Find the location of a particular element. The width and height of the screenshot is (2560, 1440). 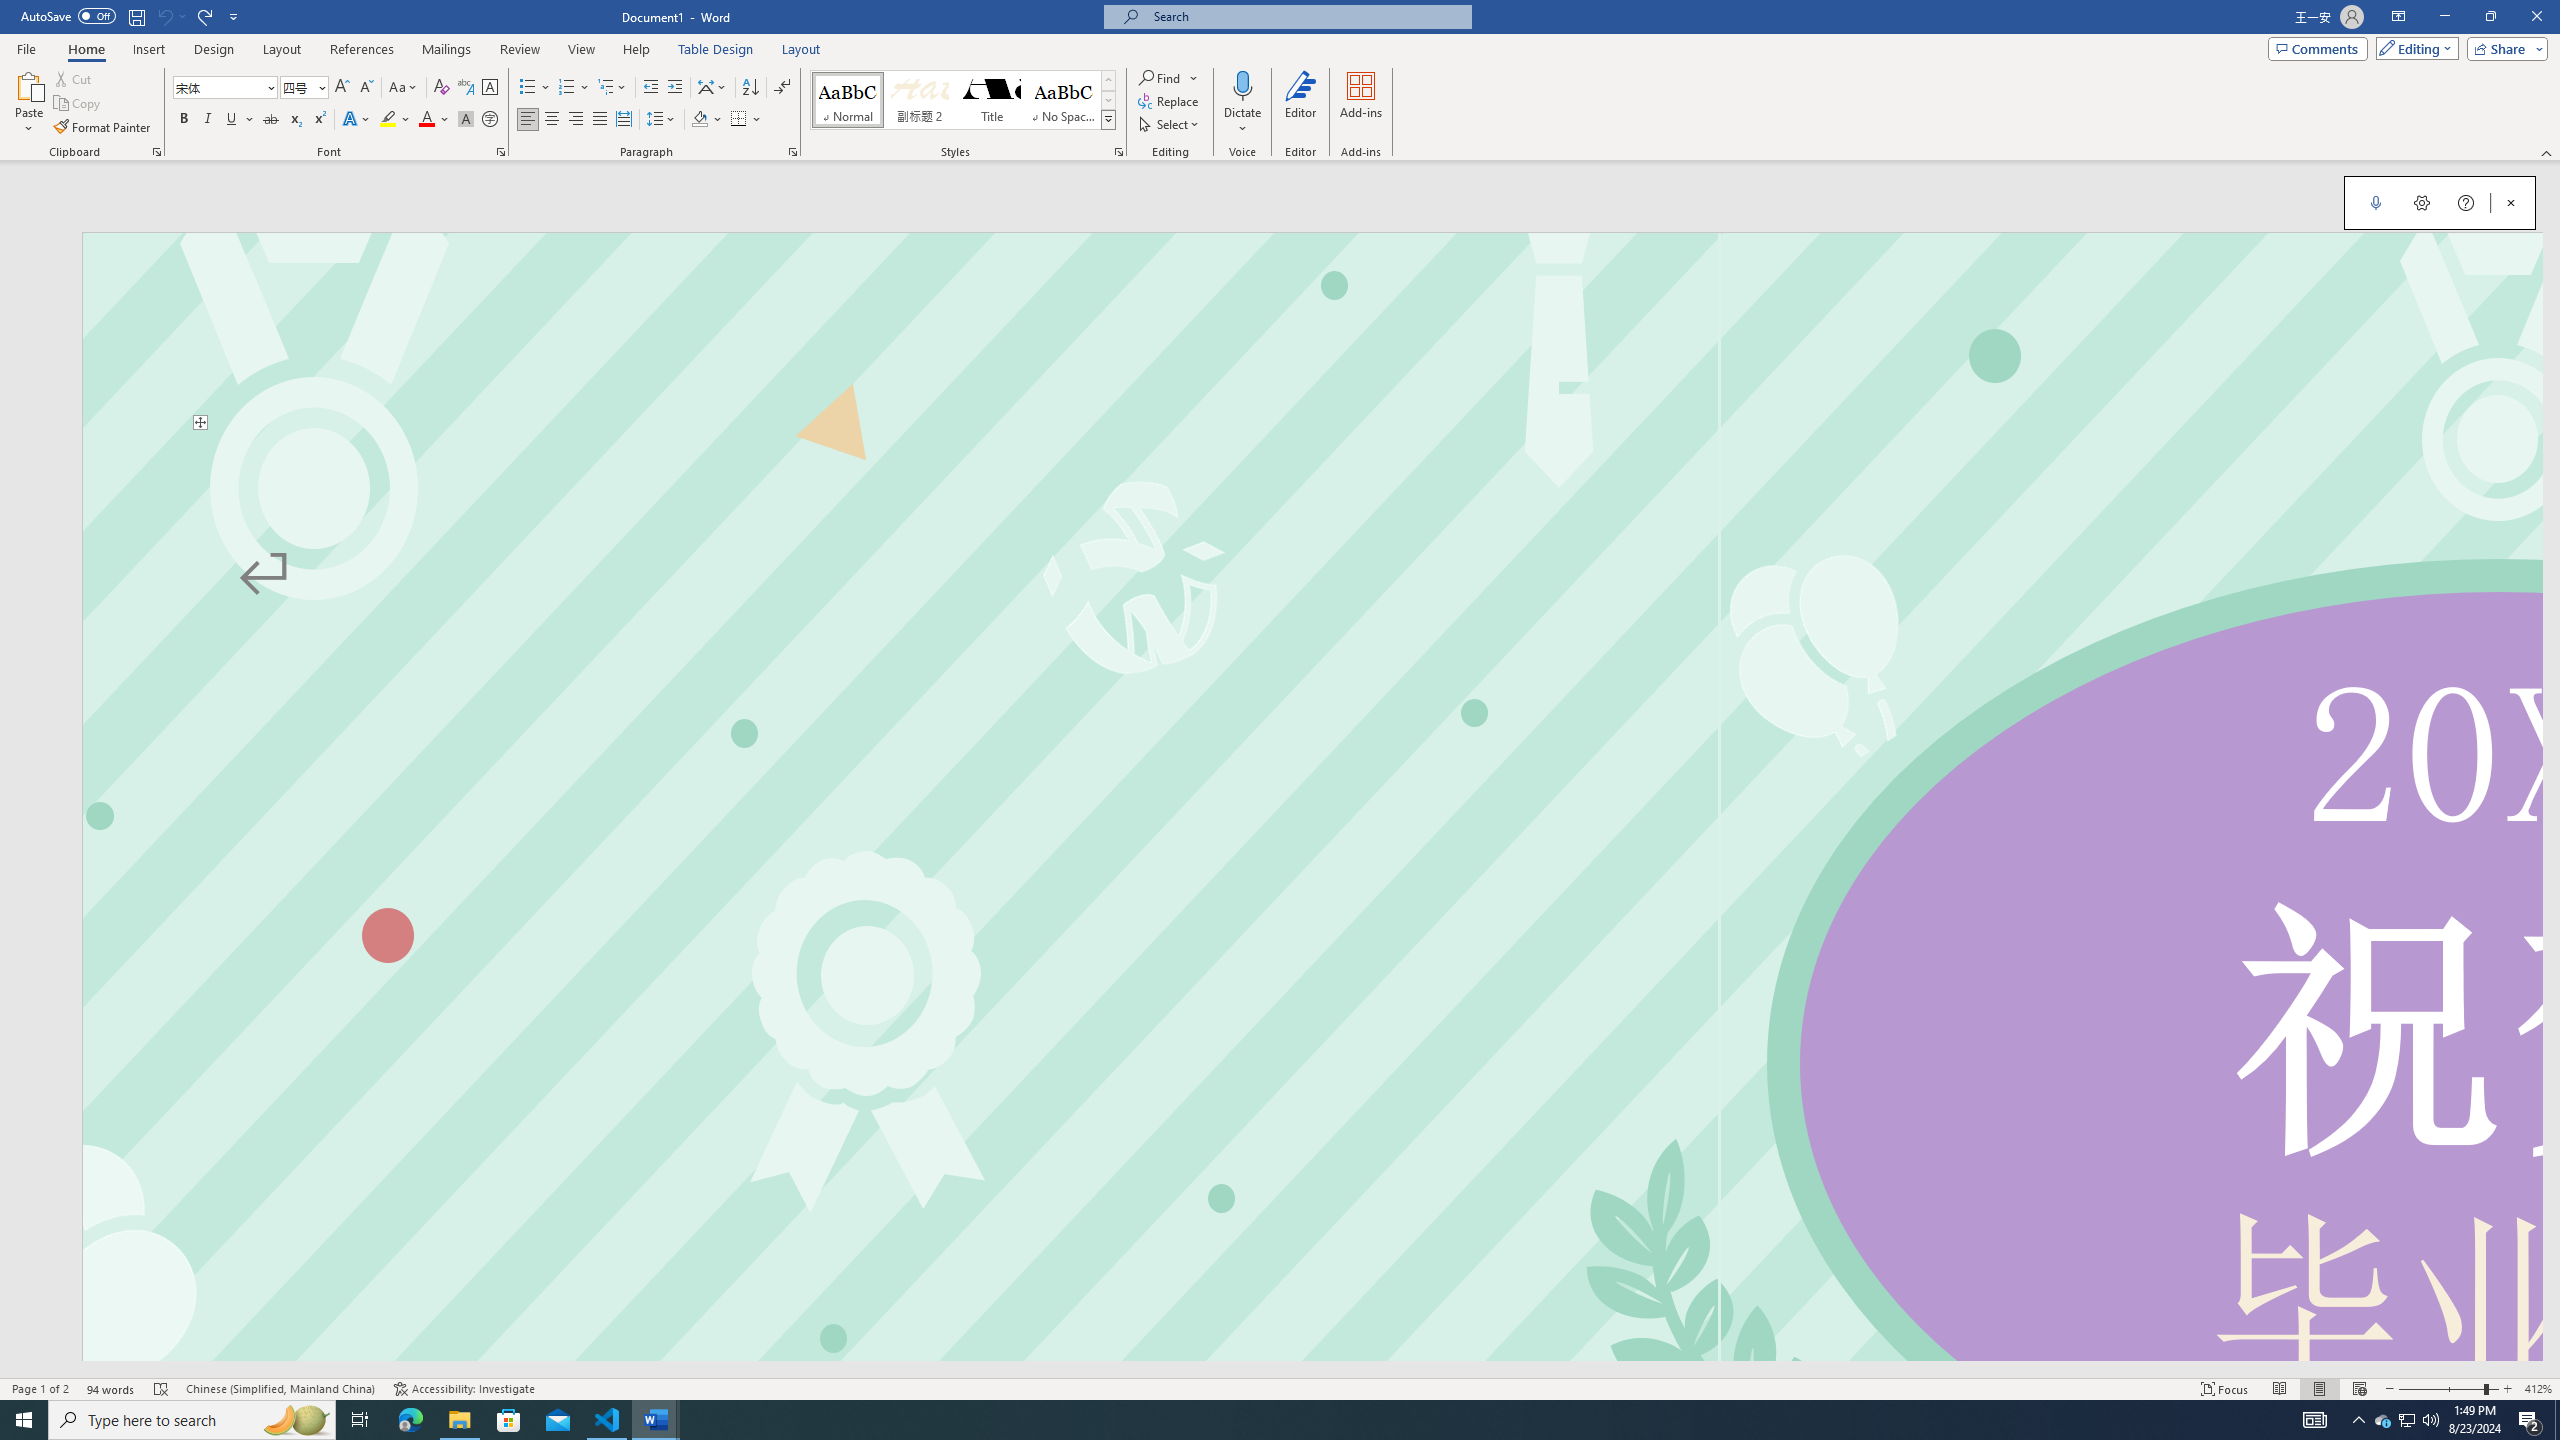

'Paste' is located at coordinates (28, 84).